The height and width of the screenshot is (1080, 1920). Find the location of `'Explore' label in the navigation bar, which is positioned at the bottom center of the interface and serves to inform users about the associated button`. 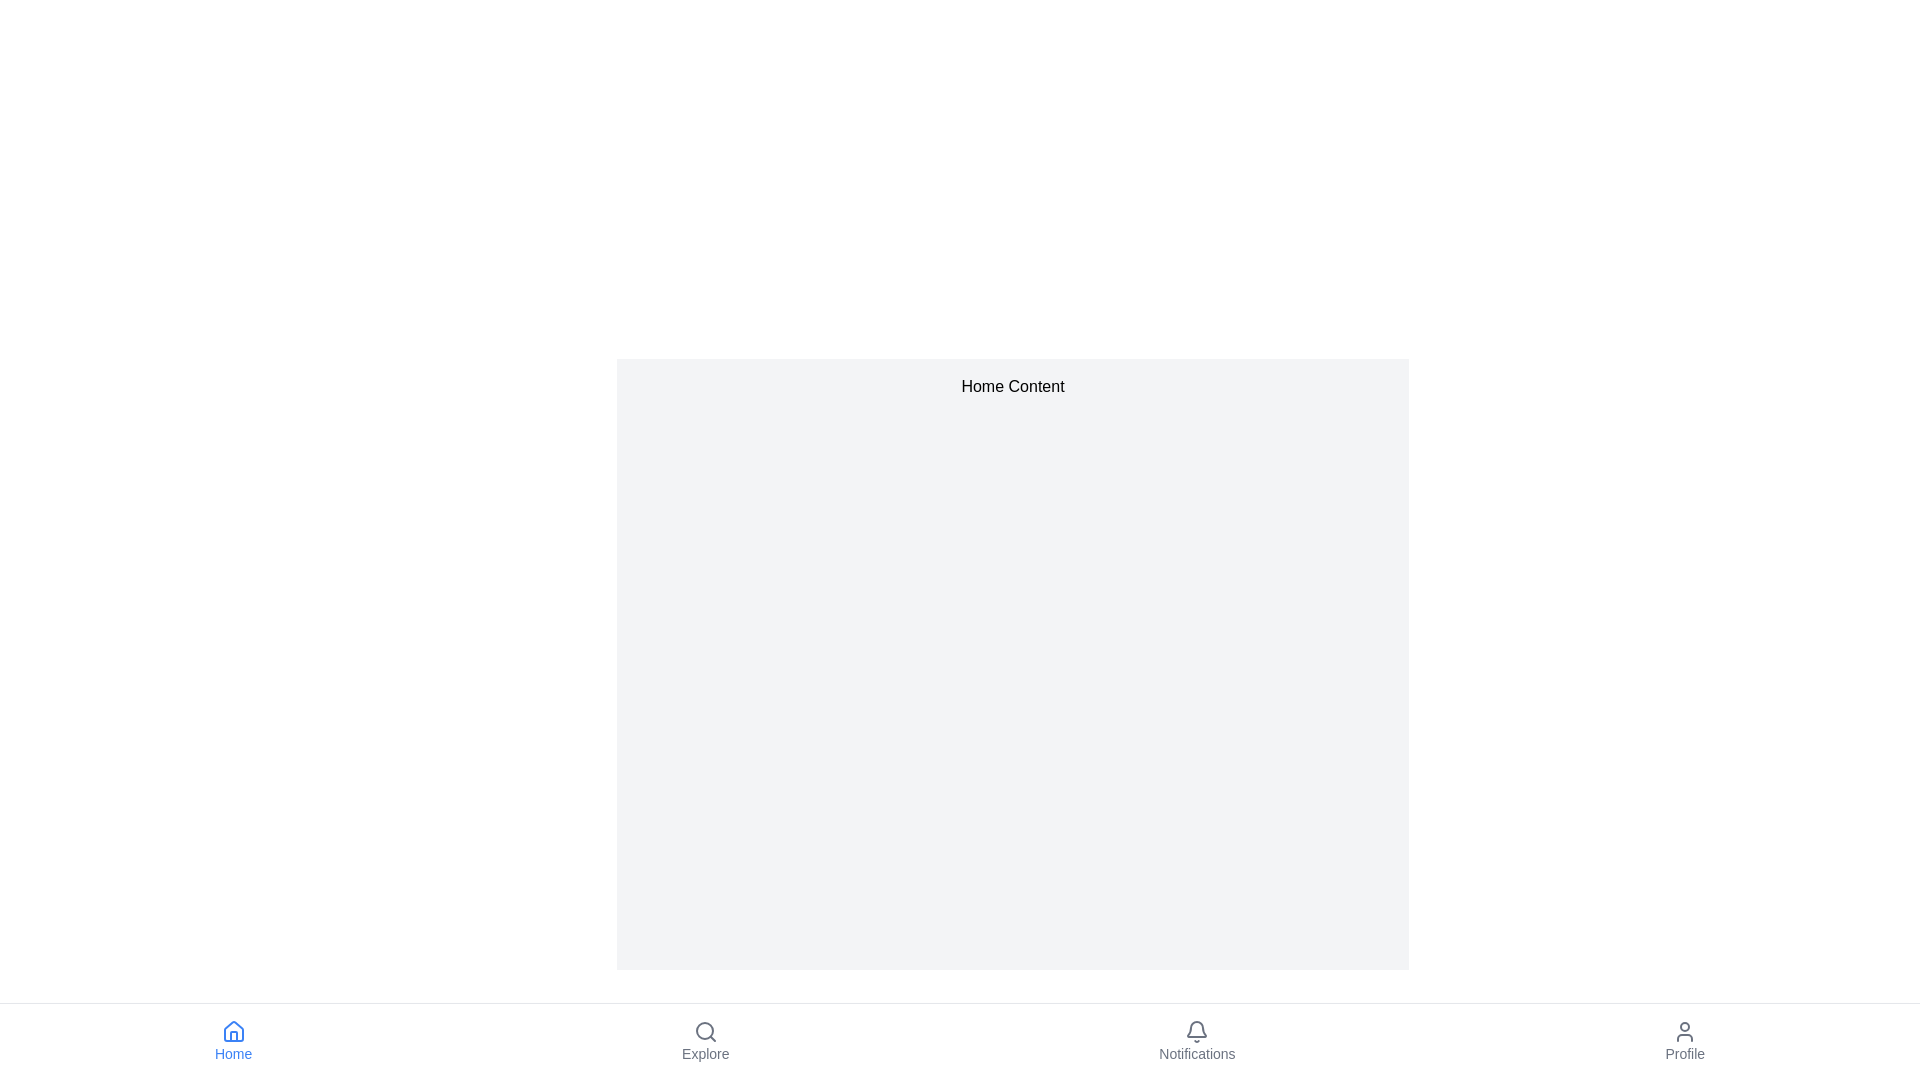

'Explore' label in the navigation bar, which is positioned at the bottom center of the interface and serves to inform users about the associated button is located at coordinates (705, 1052).